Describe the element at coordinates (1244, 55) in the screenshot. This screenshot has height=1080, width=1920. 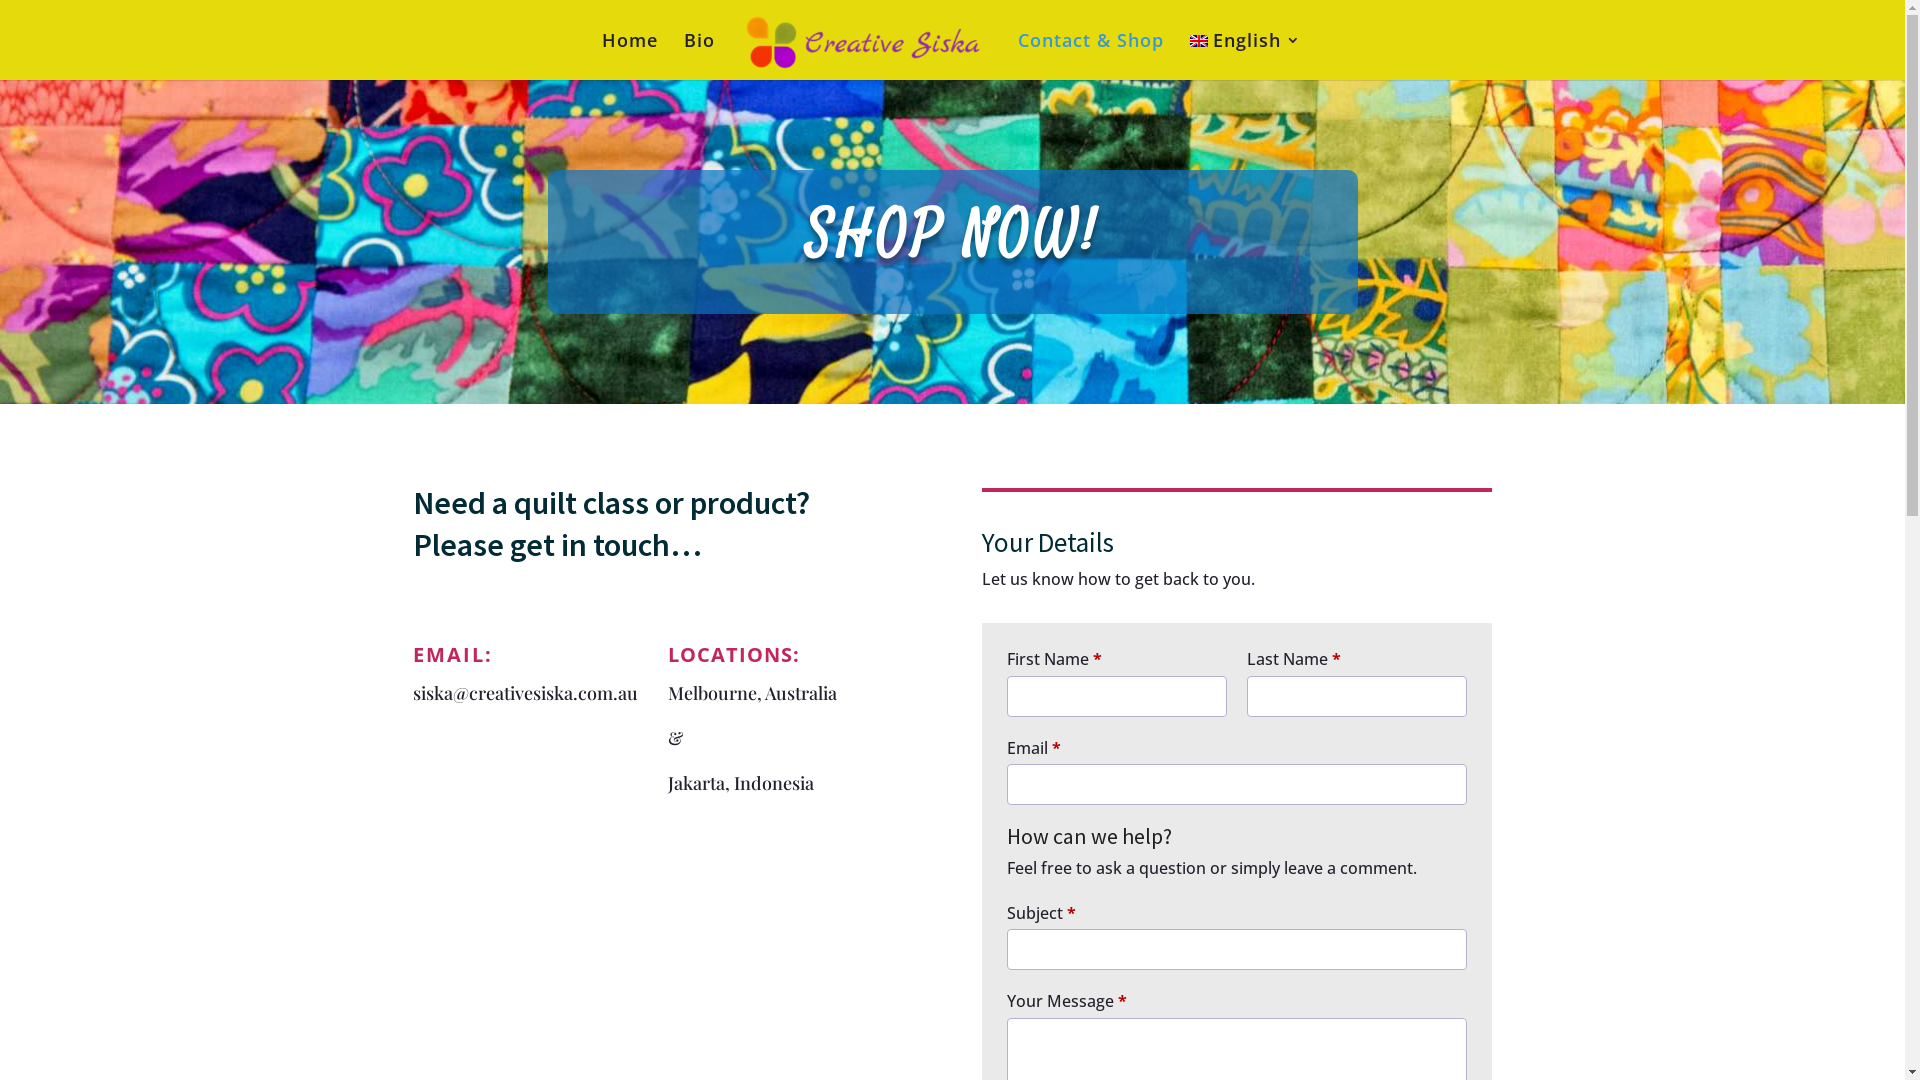
I see `'English'` at that location.